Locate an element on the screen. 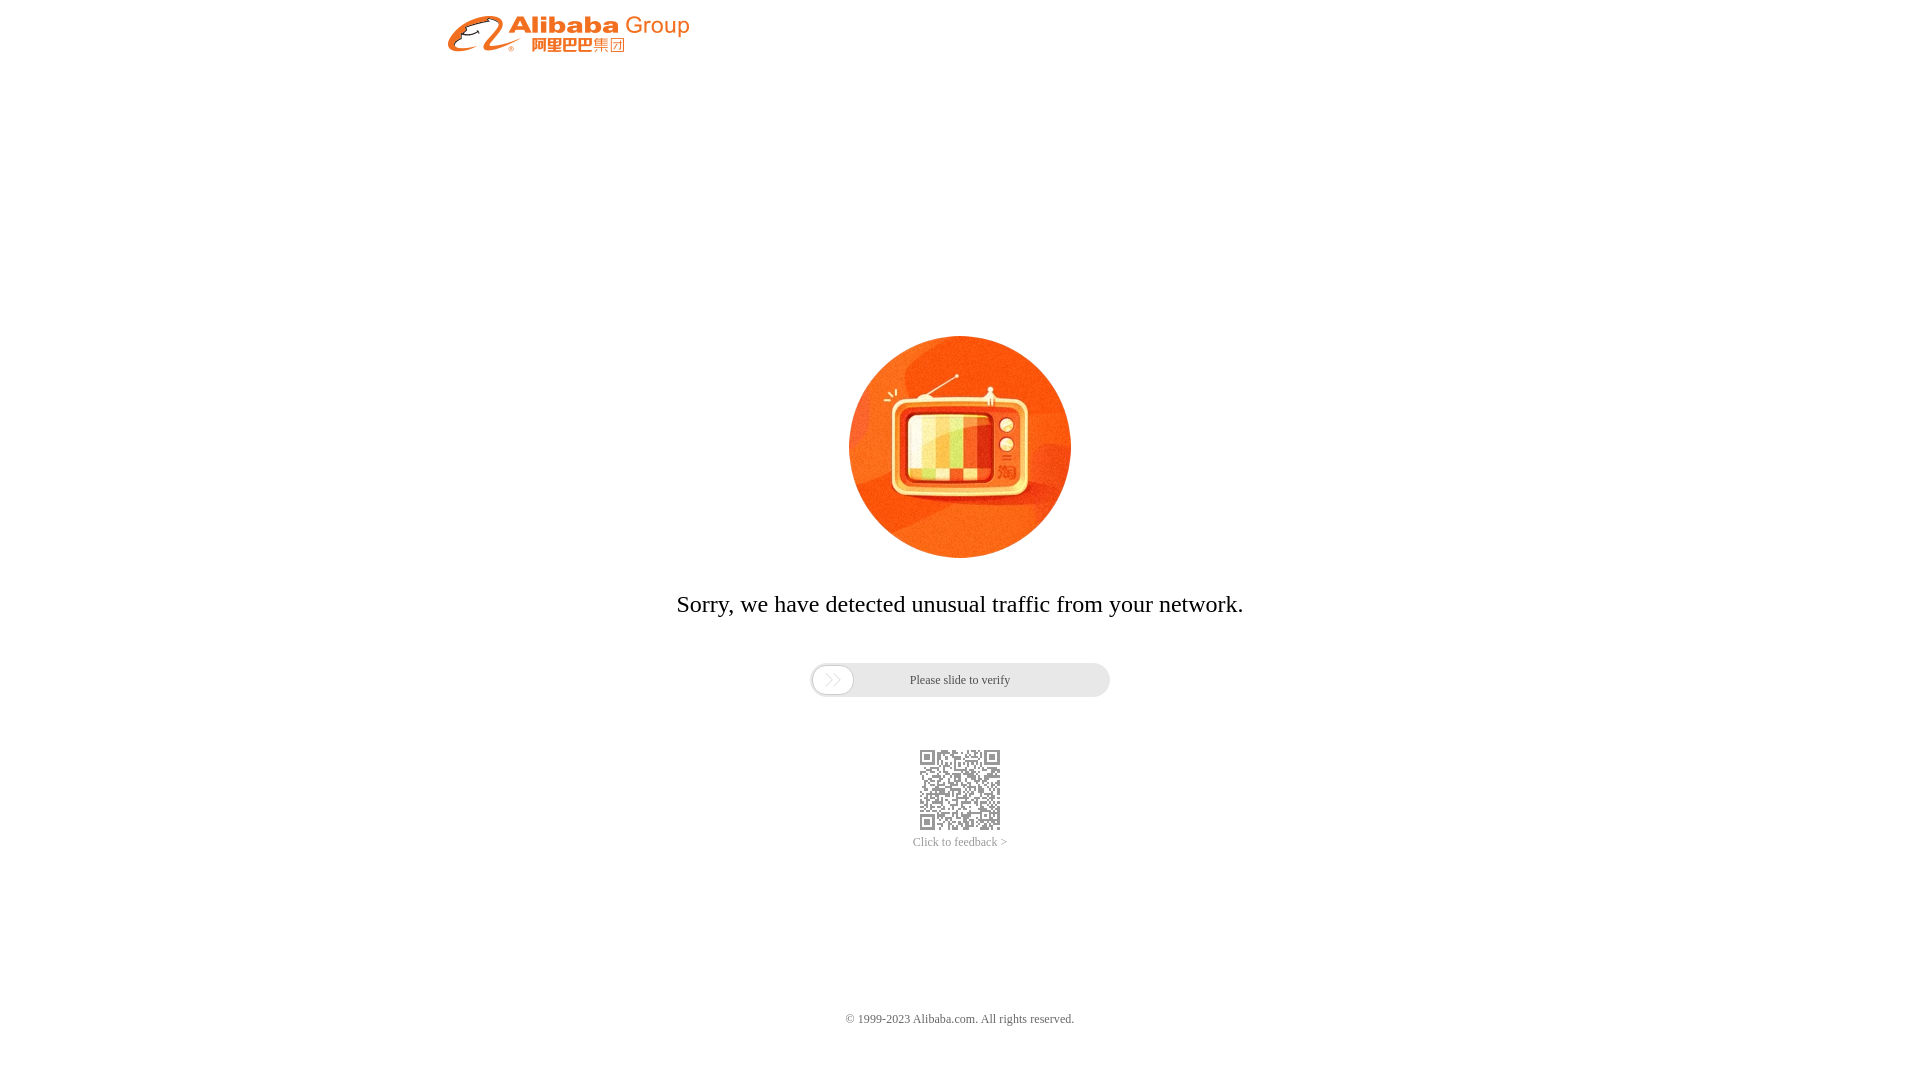  'Click to feedback >' is located at coordinates (960, 842).